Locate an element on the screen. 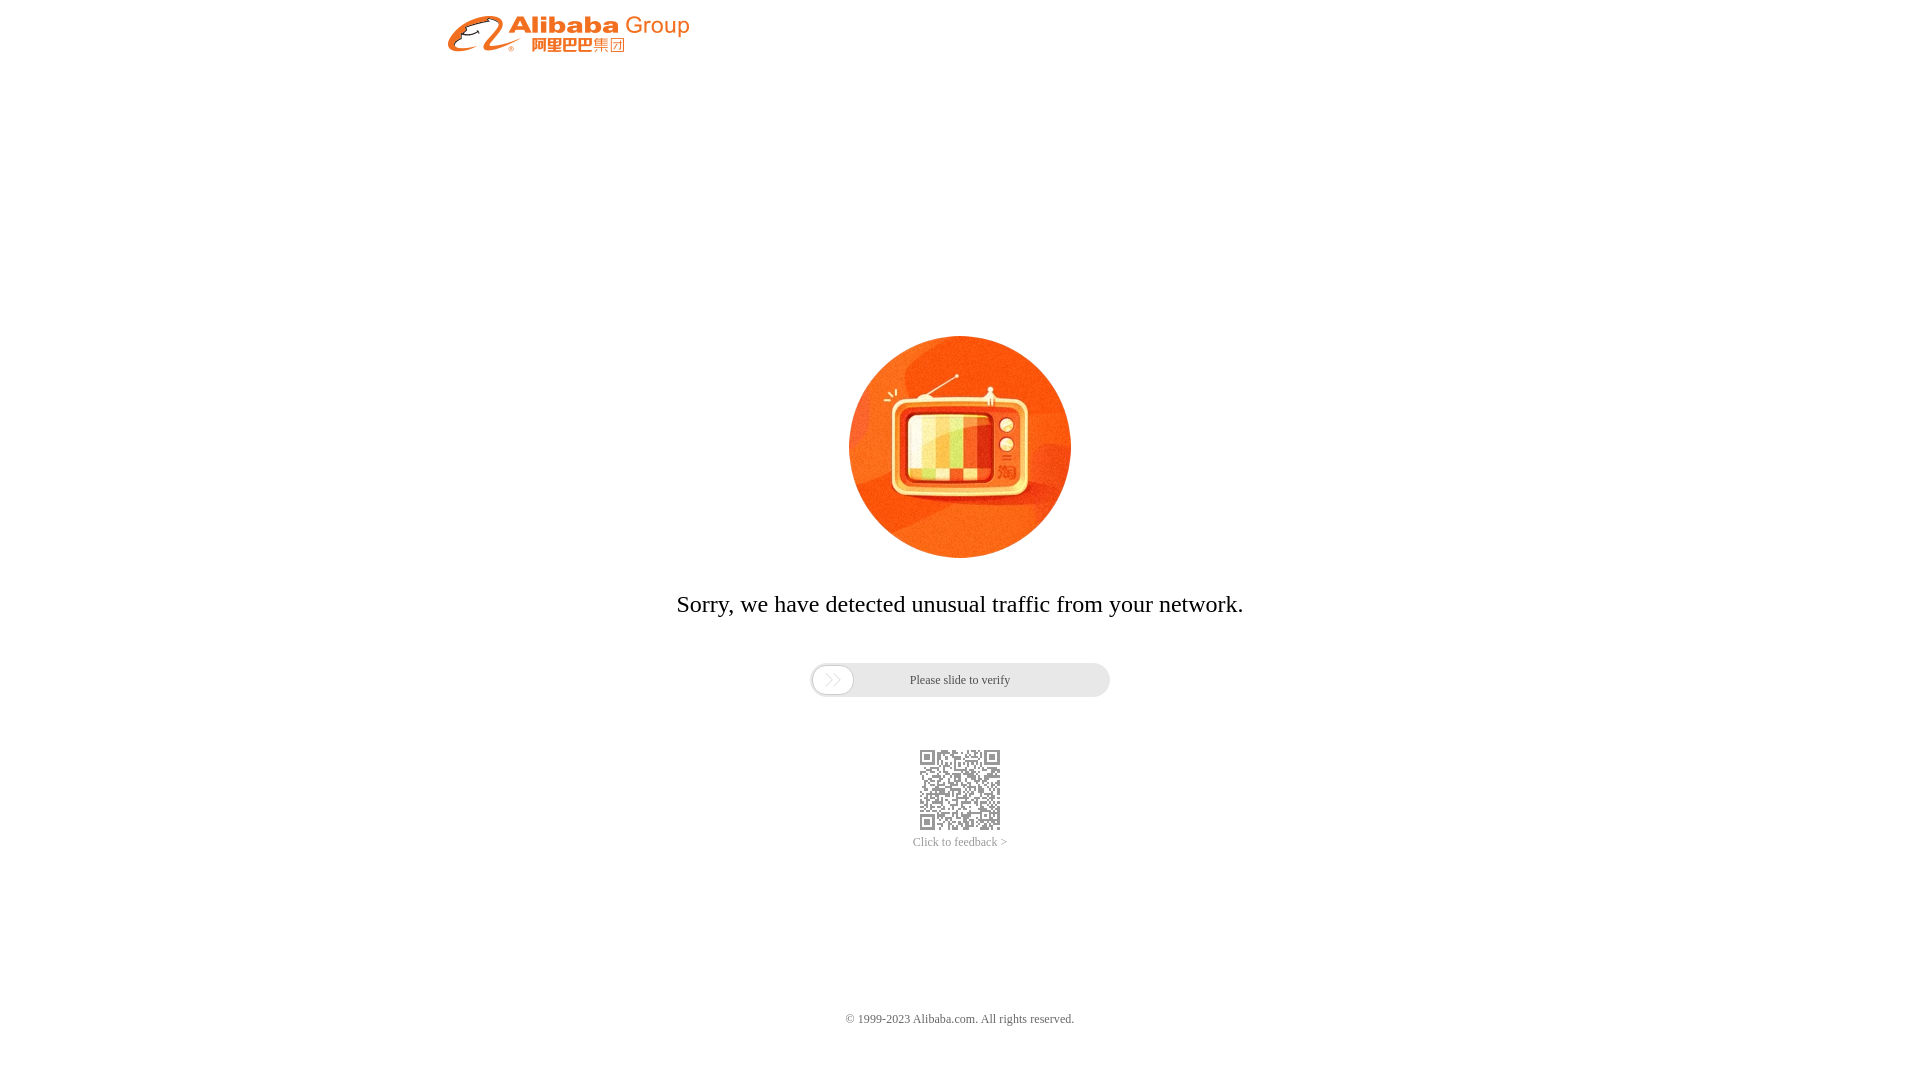  'Click to feedback >' is located at coordinates (960, 842).